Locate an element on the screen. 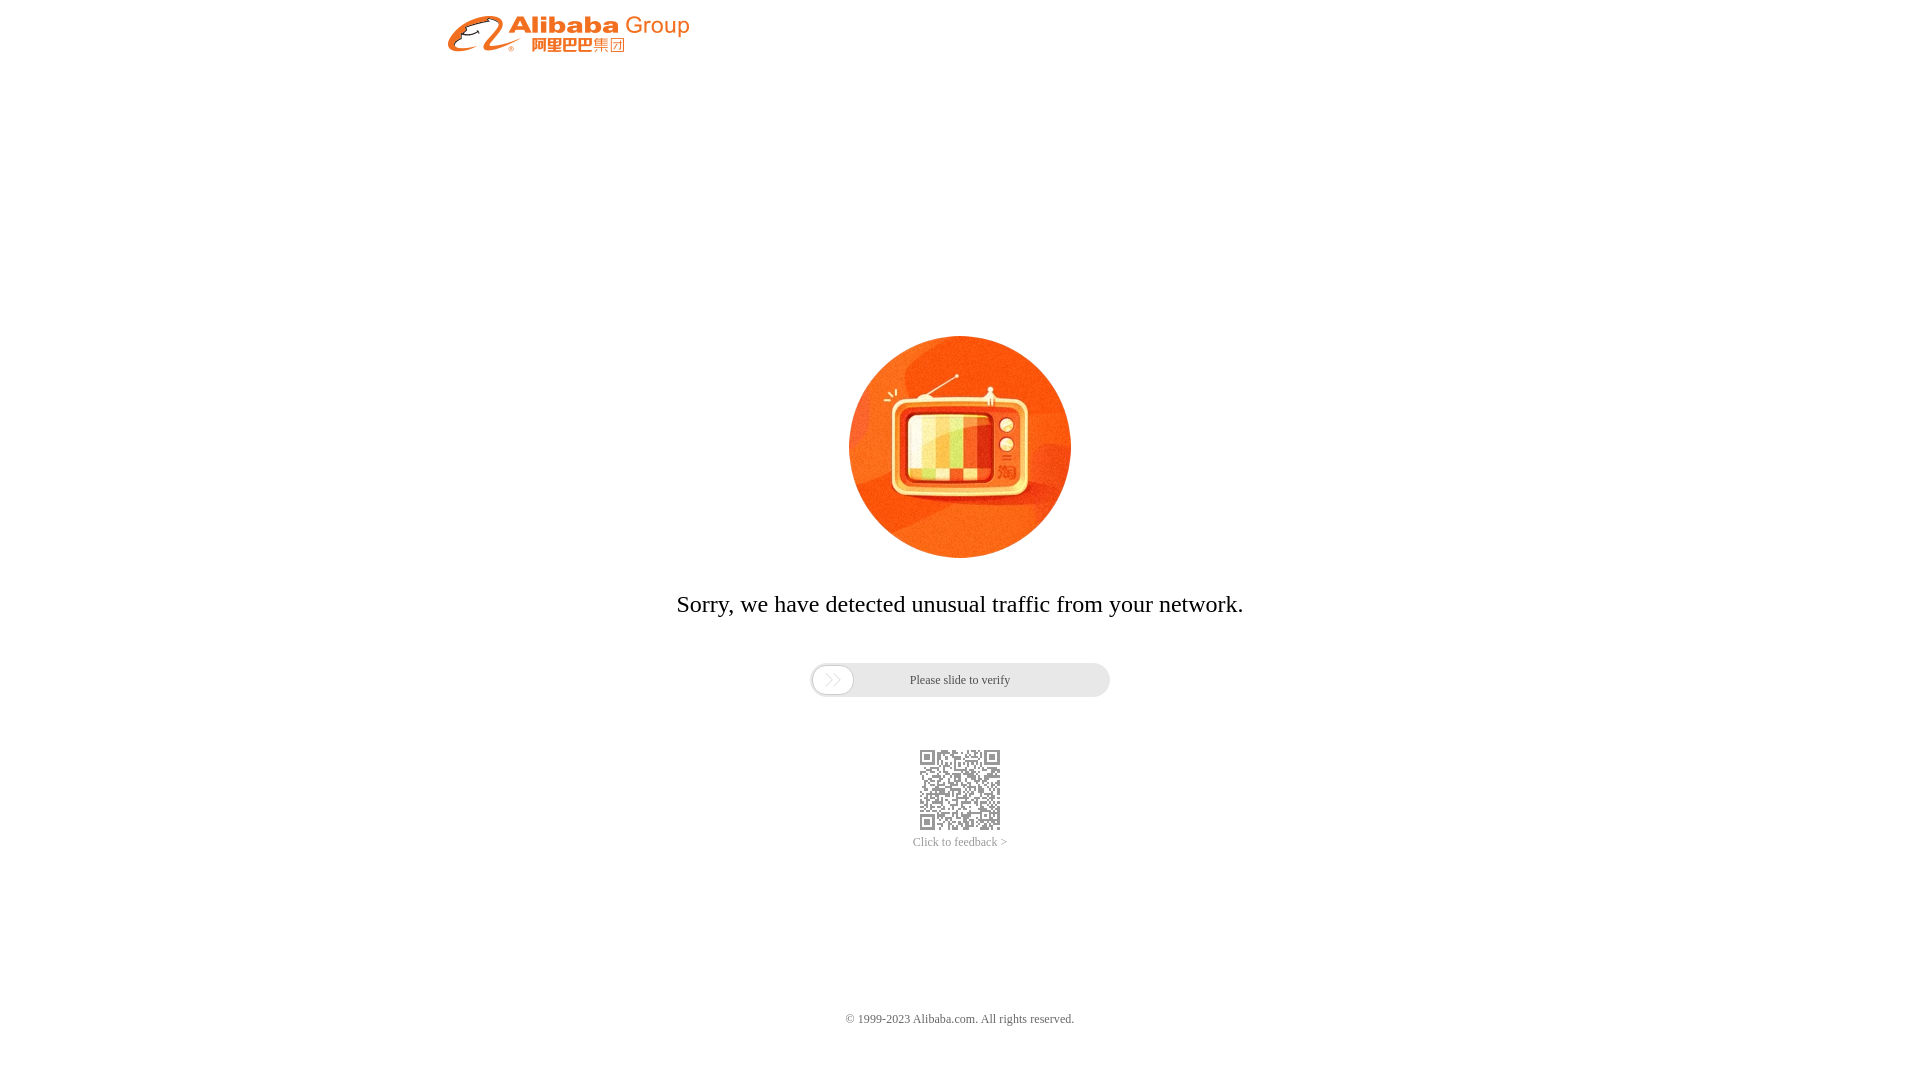  'Click to feedback >' is located at coordinates (960, 842).